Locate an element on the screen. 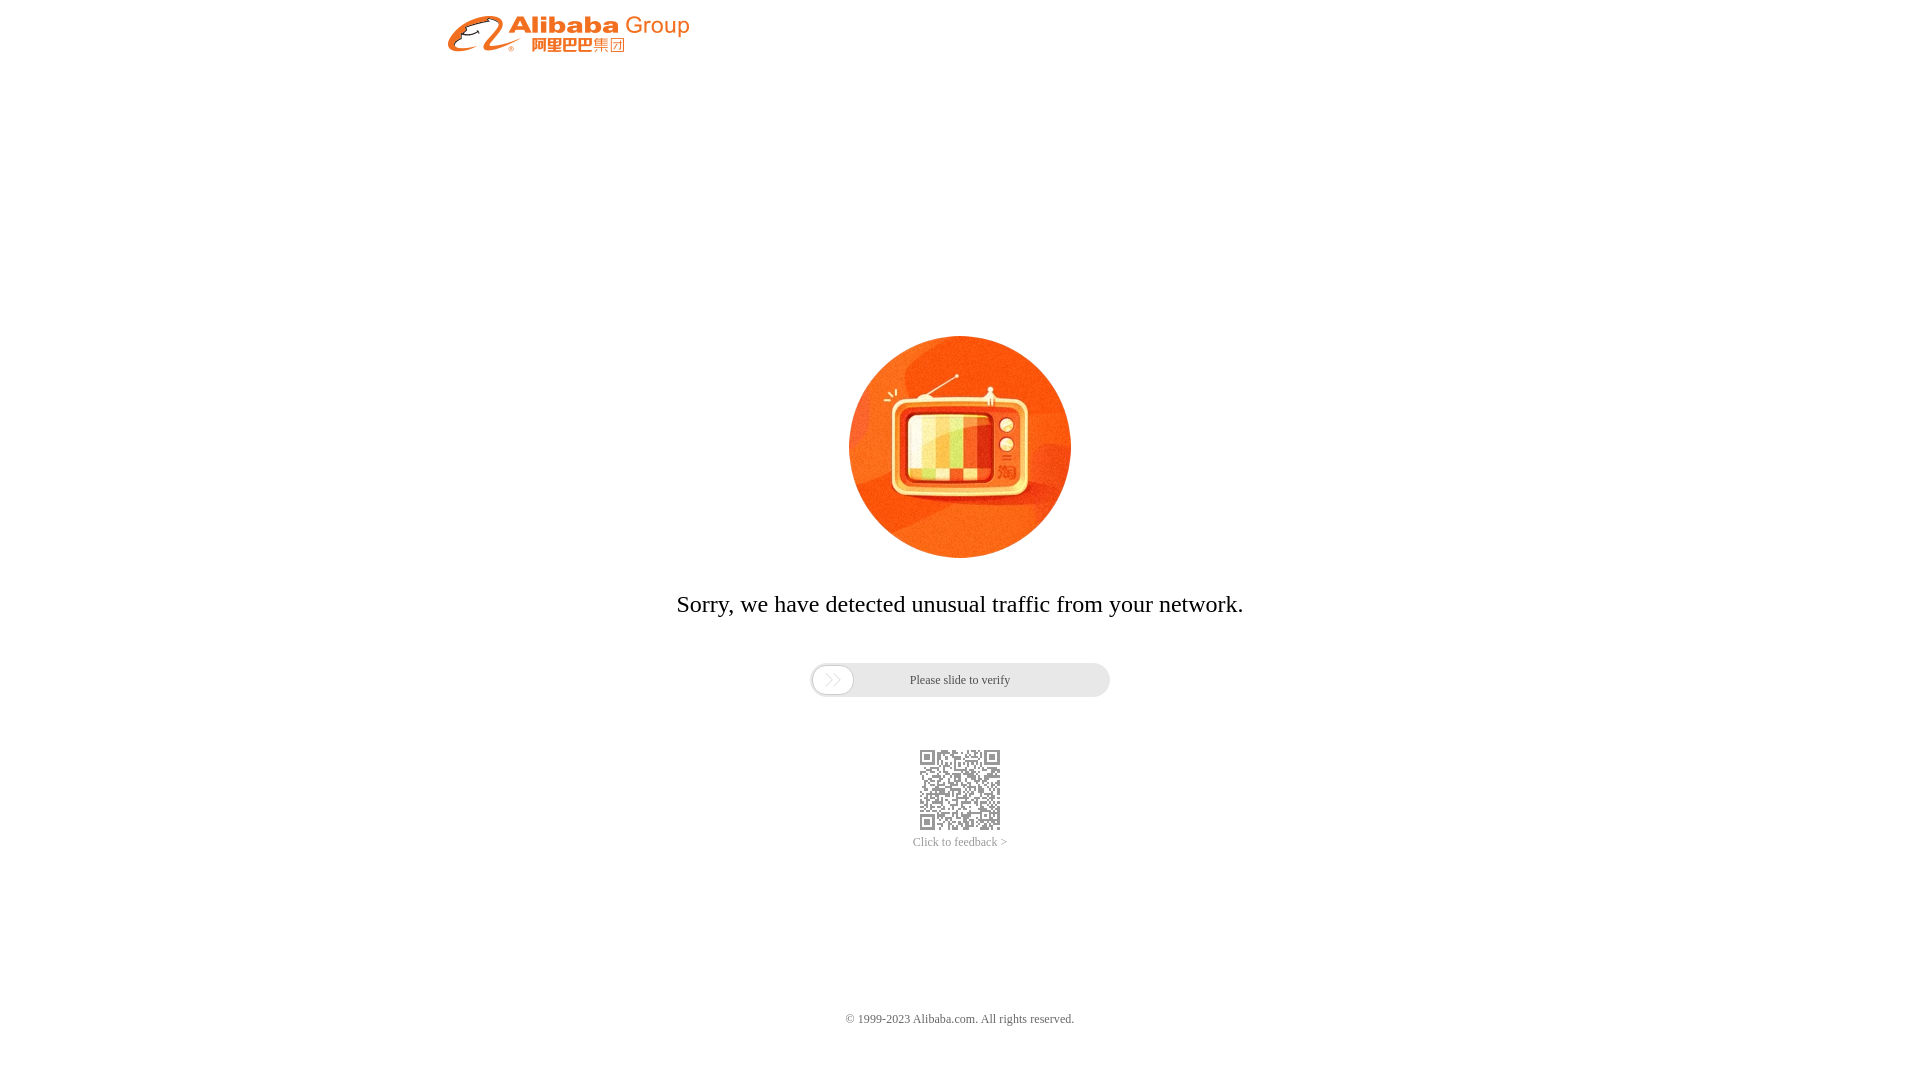  'Click to feedback >' is located at coordinates (960, 842).